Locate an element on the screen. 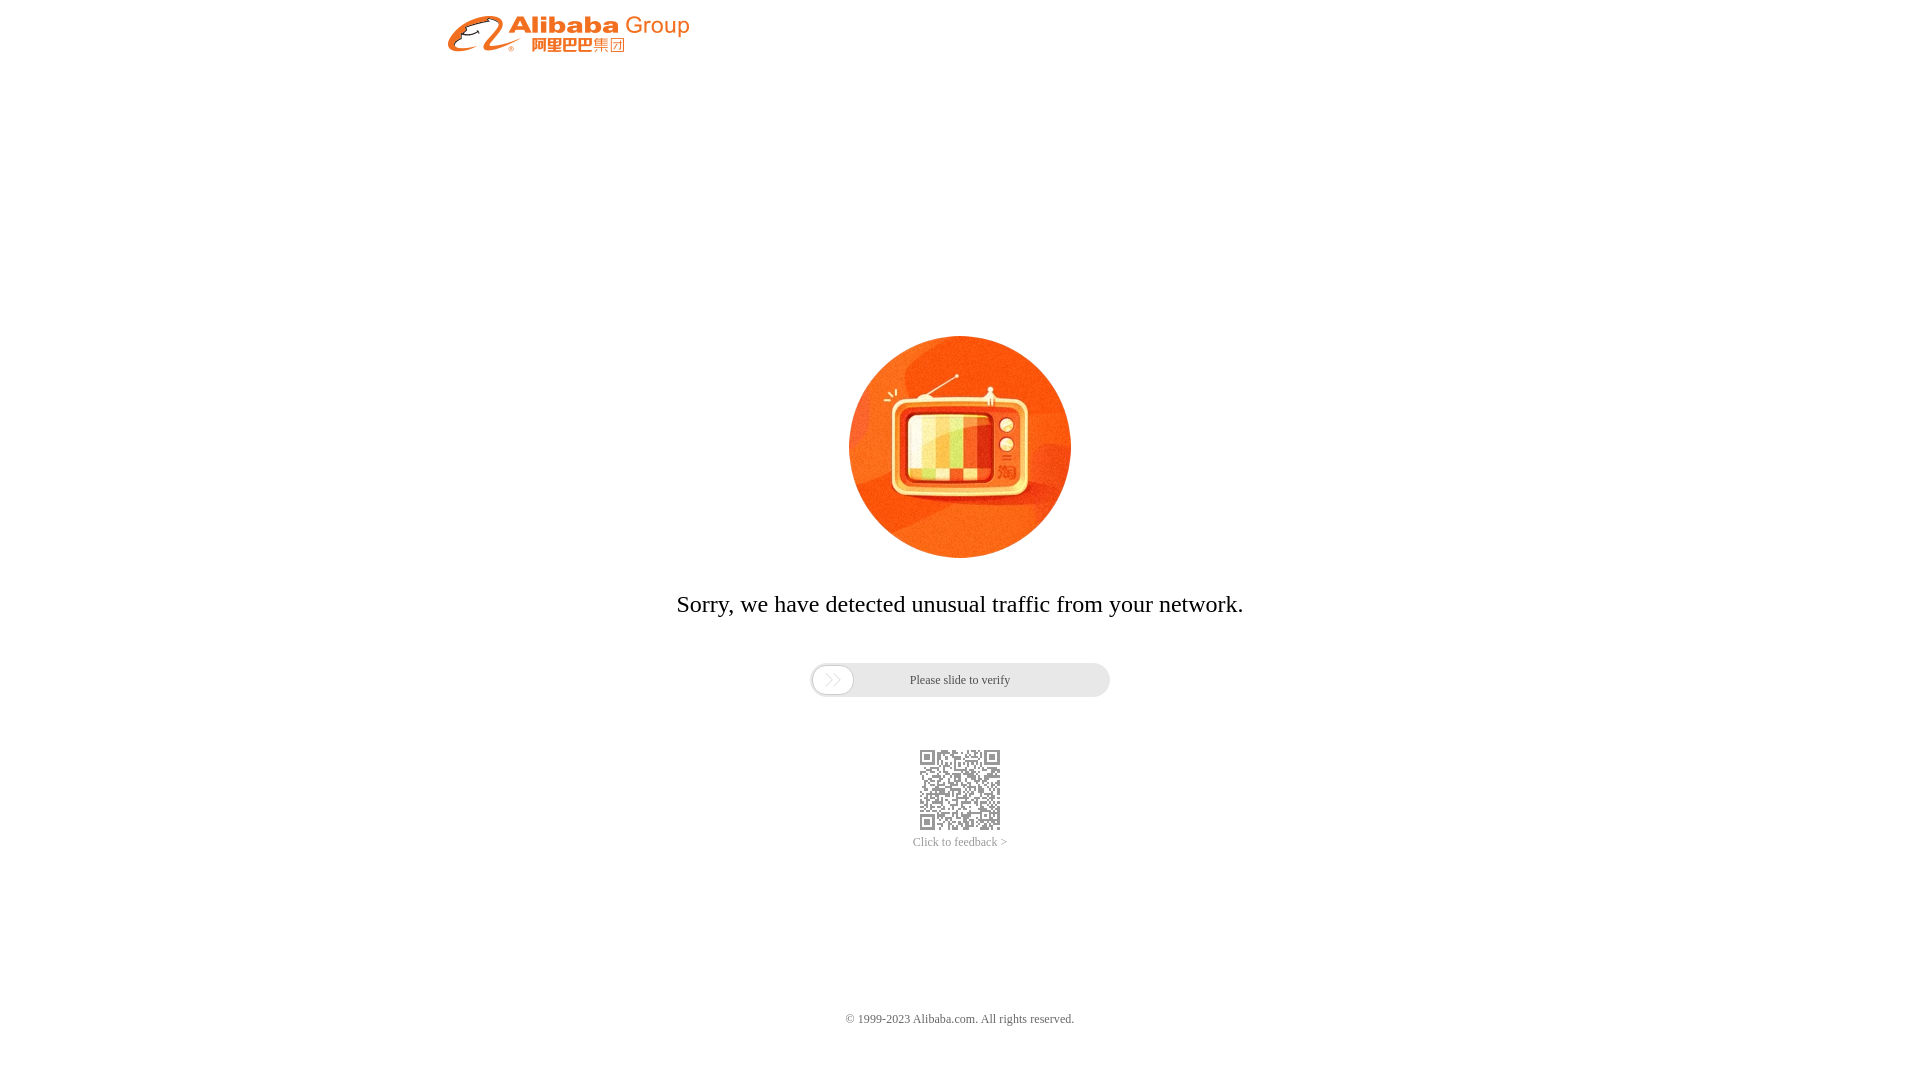  'Click to feedback >' is located at coordinates (960, 842).